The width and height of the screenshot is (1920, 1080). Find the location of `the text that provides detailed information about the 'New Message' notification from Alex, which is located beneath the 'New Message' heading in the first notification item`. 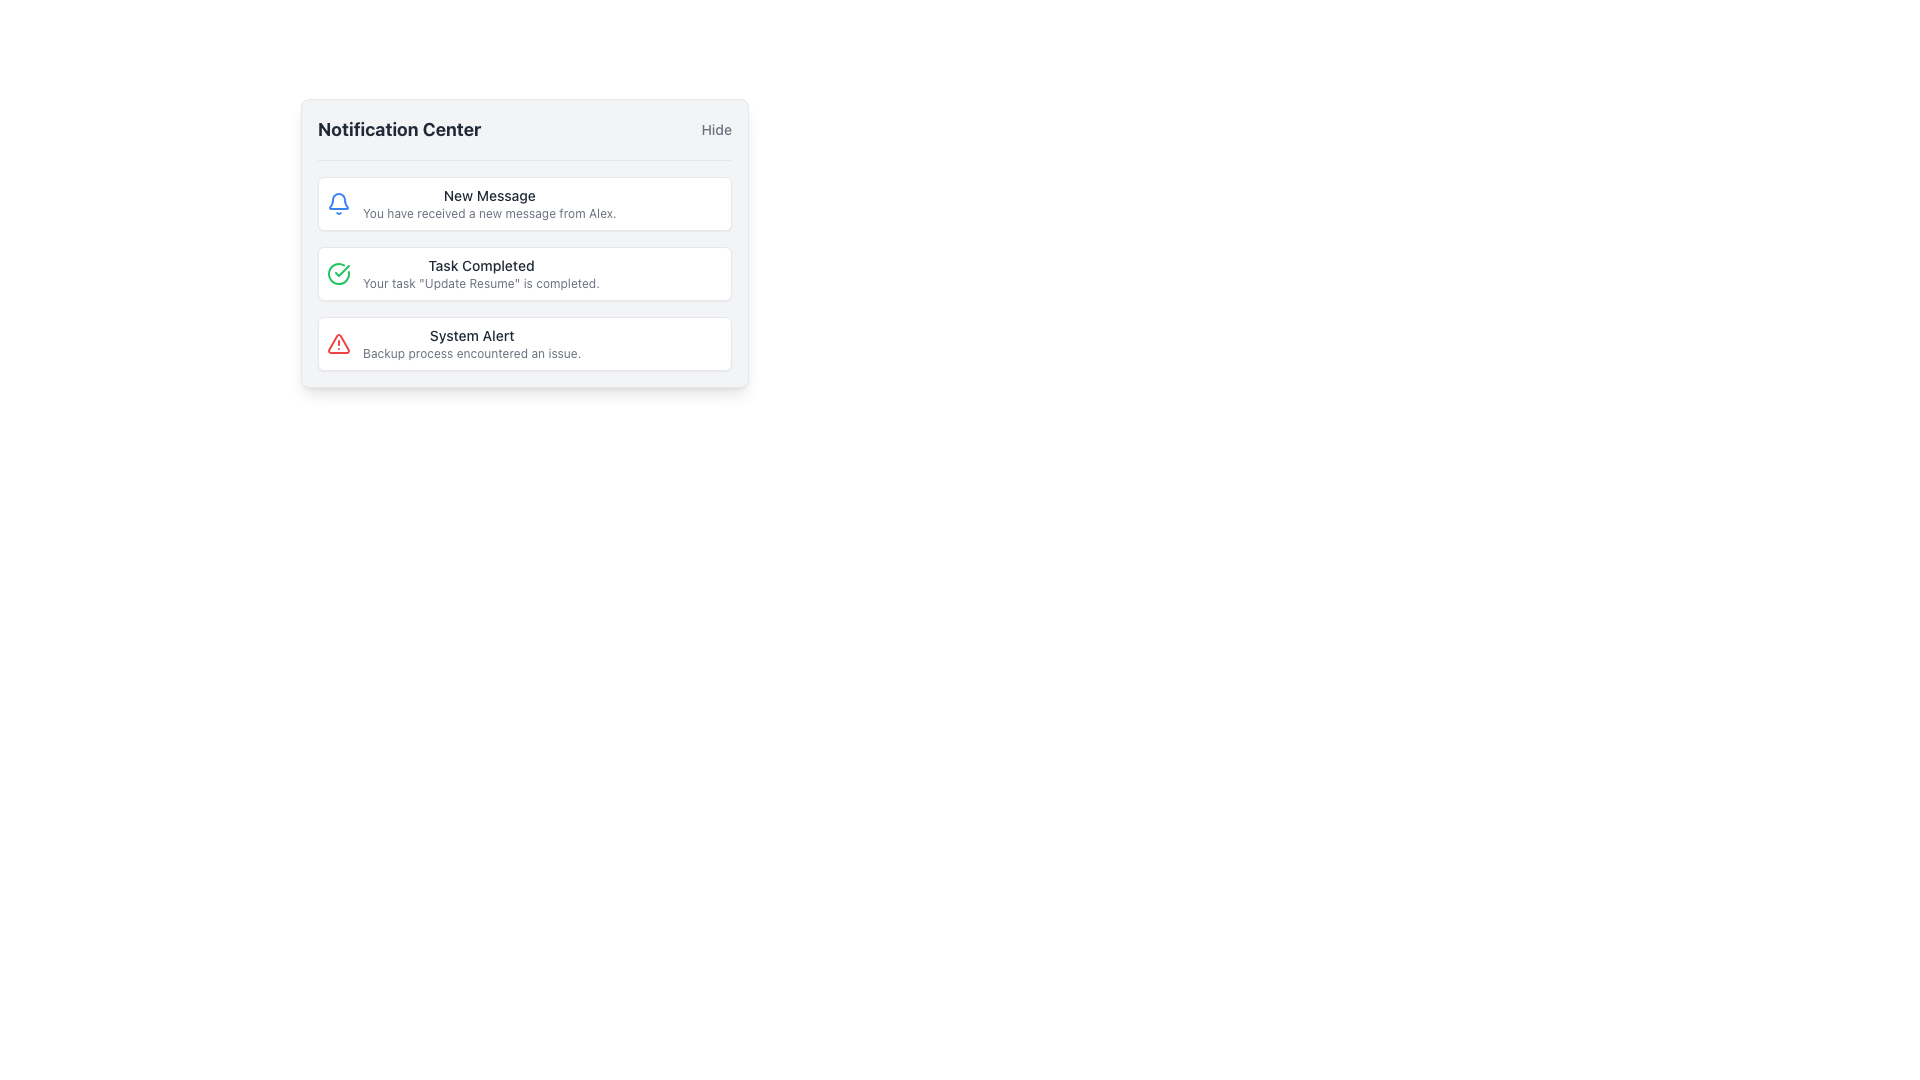

the text that provides detailed information about the 'New Message' notification from Alex, which is located beneath the 'New Message' heading in the first notification item is located at coordinates (489, 213).